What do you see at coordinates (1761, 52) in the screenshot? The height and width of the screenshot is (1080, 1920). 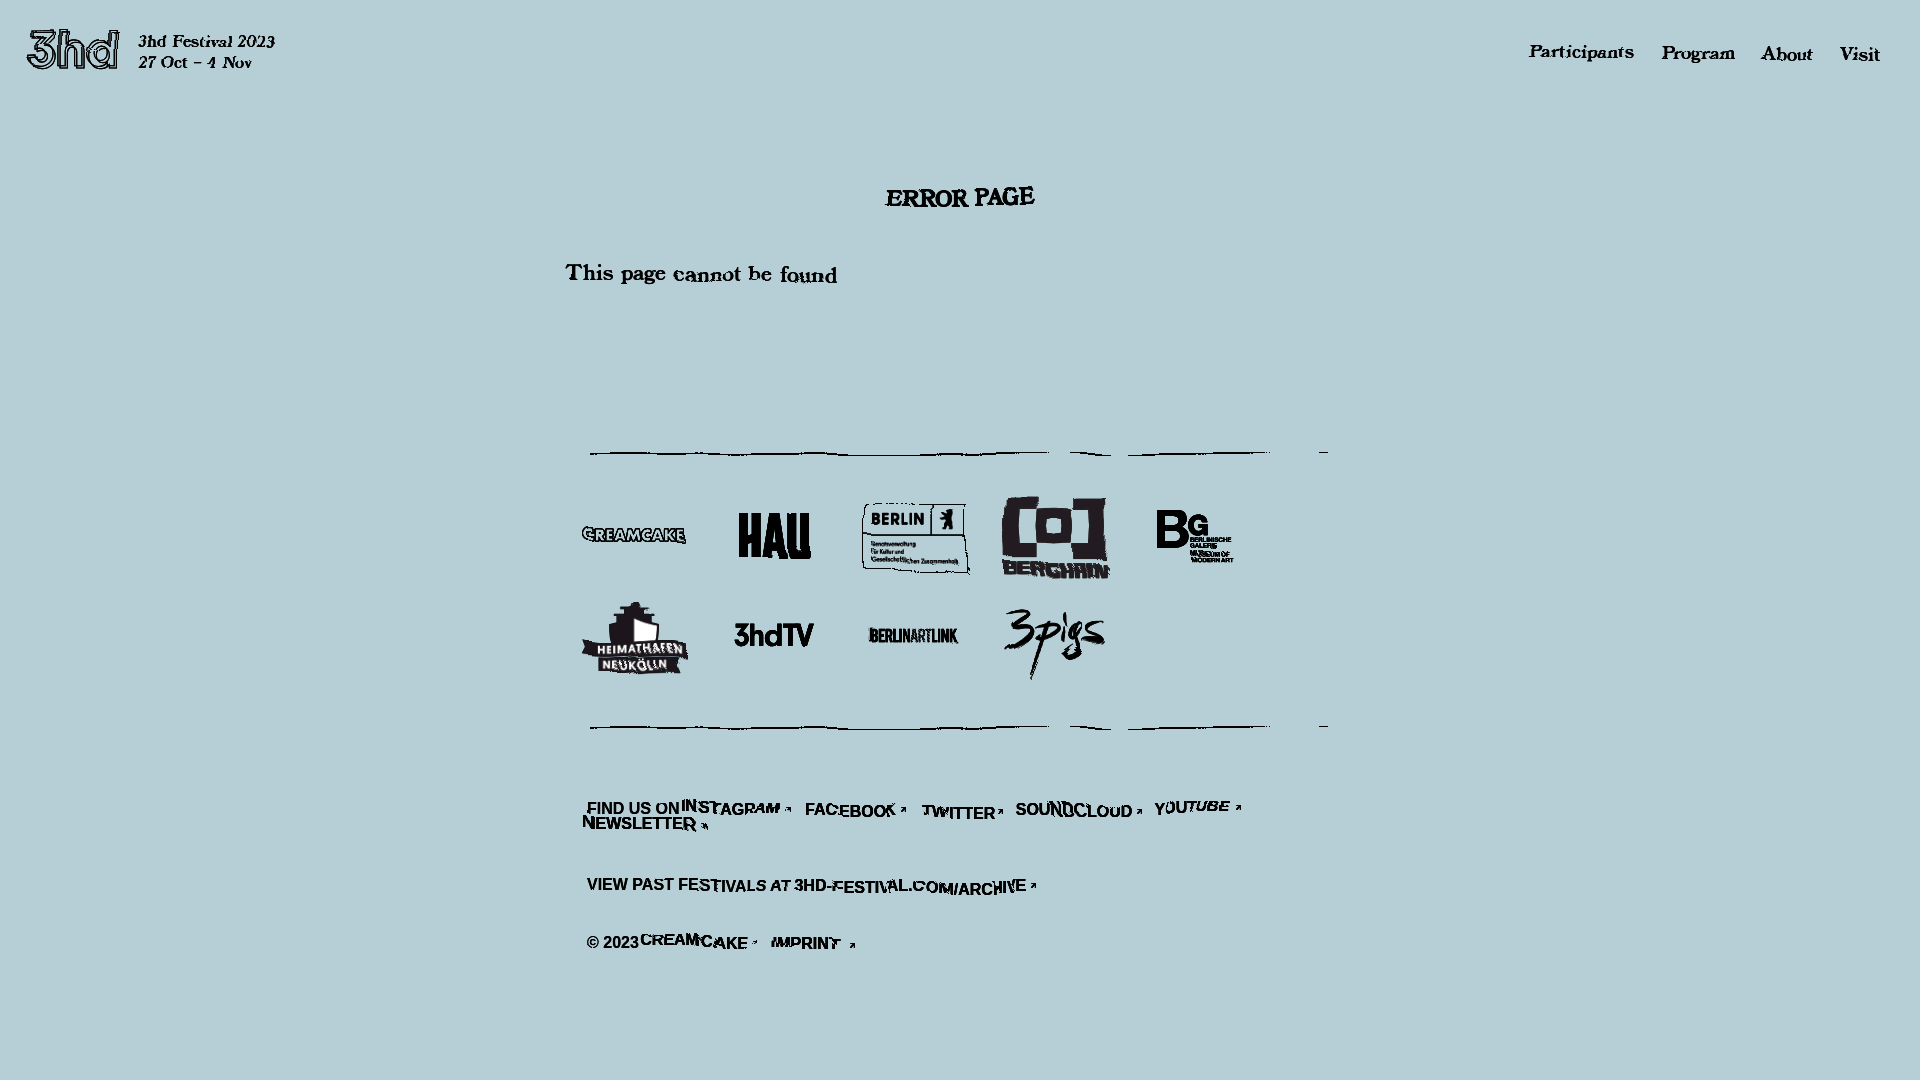 I see `'About'` at bounding box center [1761, 52].